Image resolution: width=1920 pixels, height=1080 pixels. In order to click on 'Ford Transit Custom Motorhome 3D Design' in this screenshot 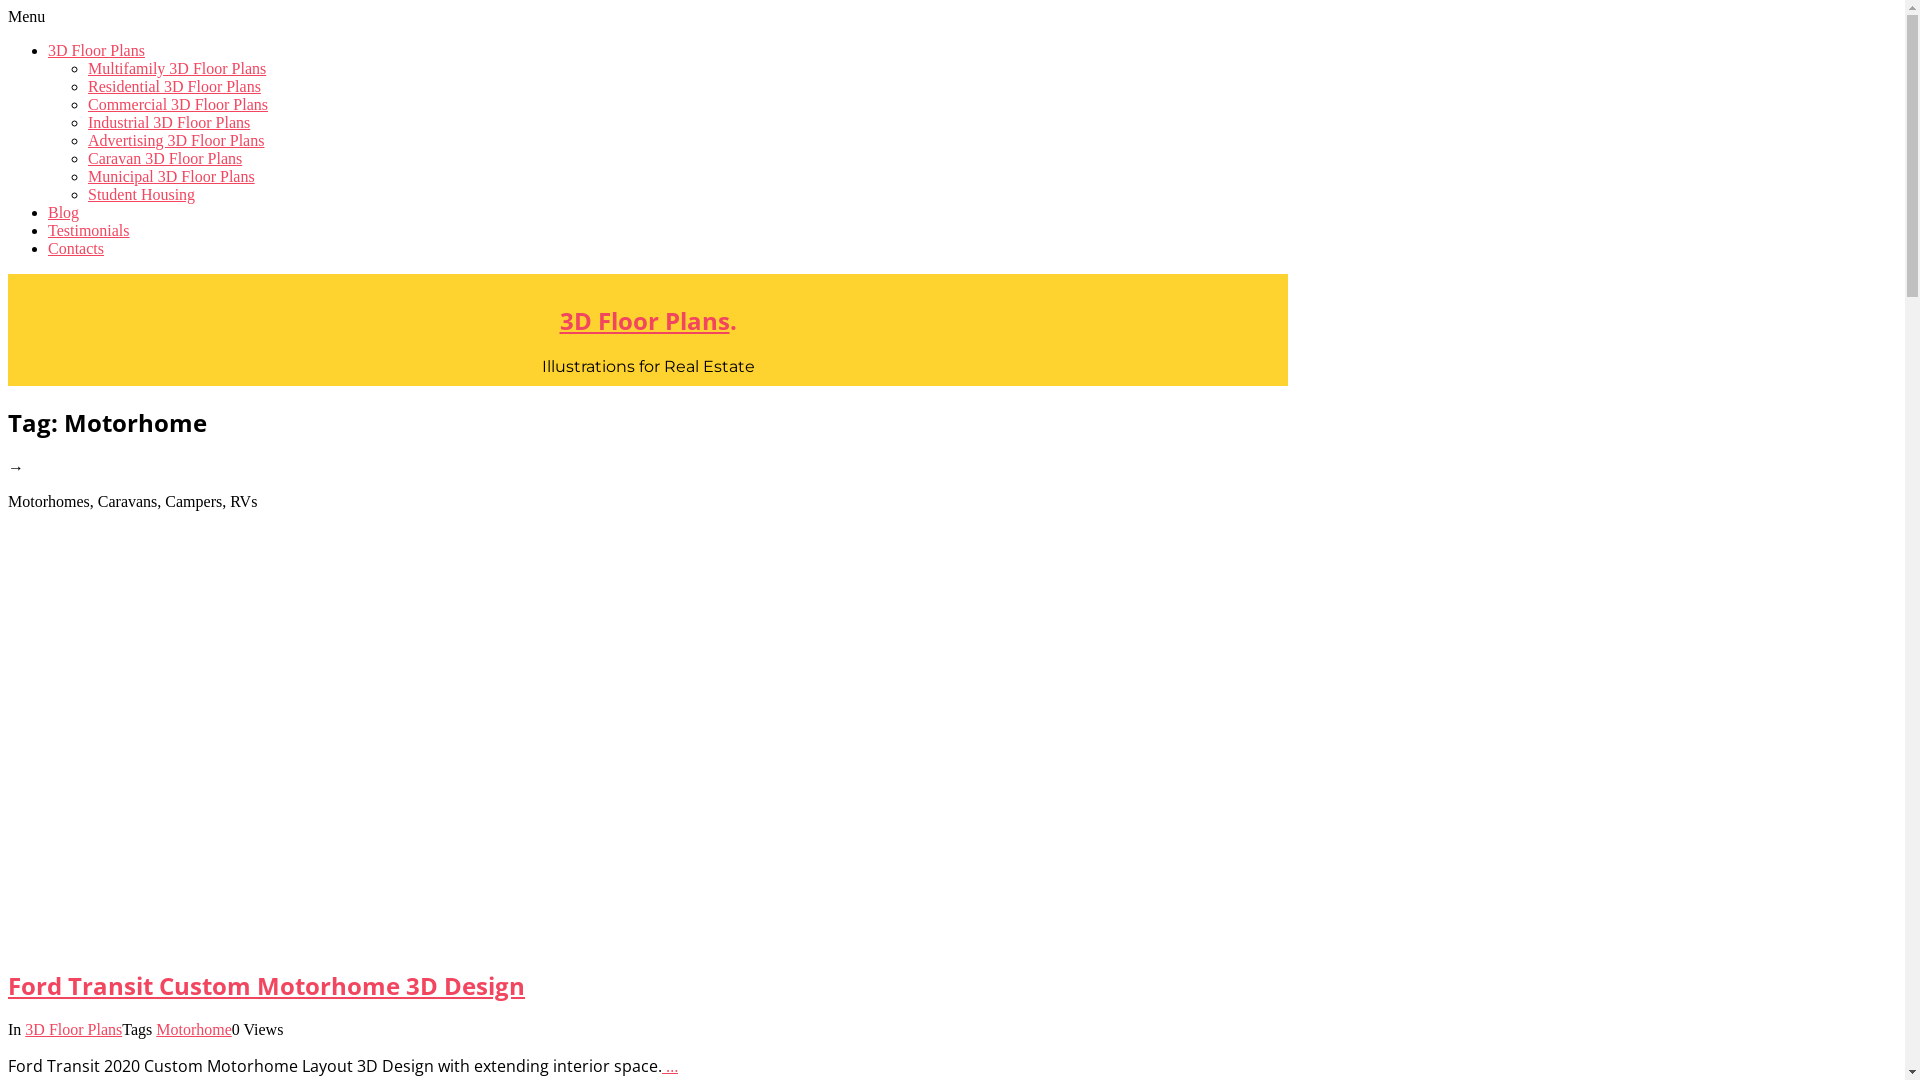, I will do `click(265, 984)`.